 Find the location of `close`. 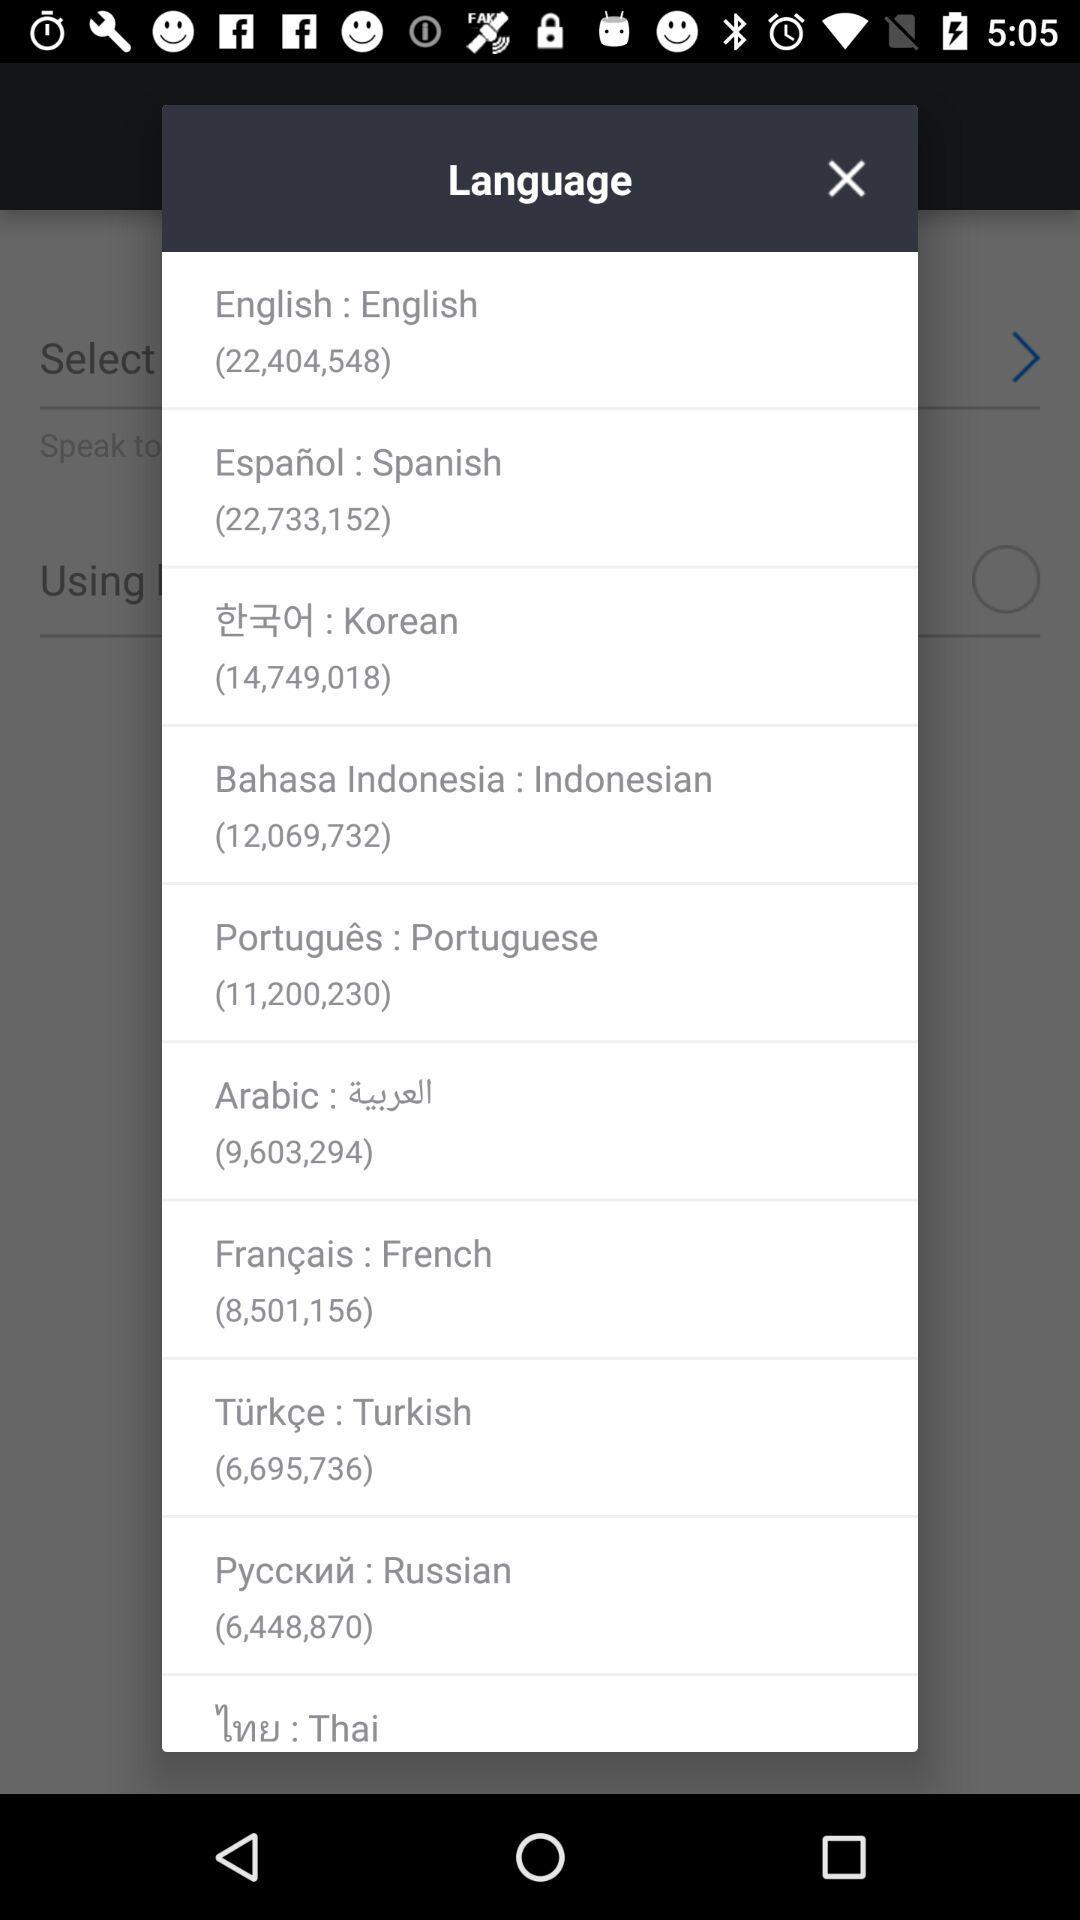

close is located at coordinates (846, 178).